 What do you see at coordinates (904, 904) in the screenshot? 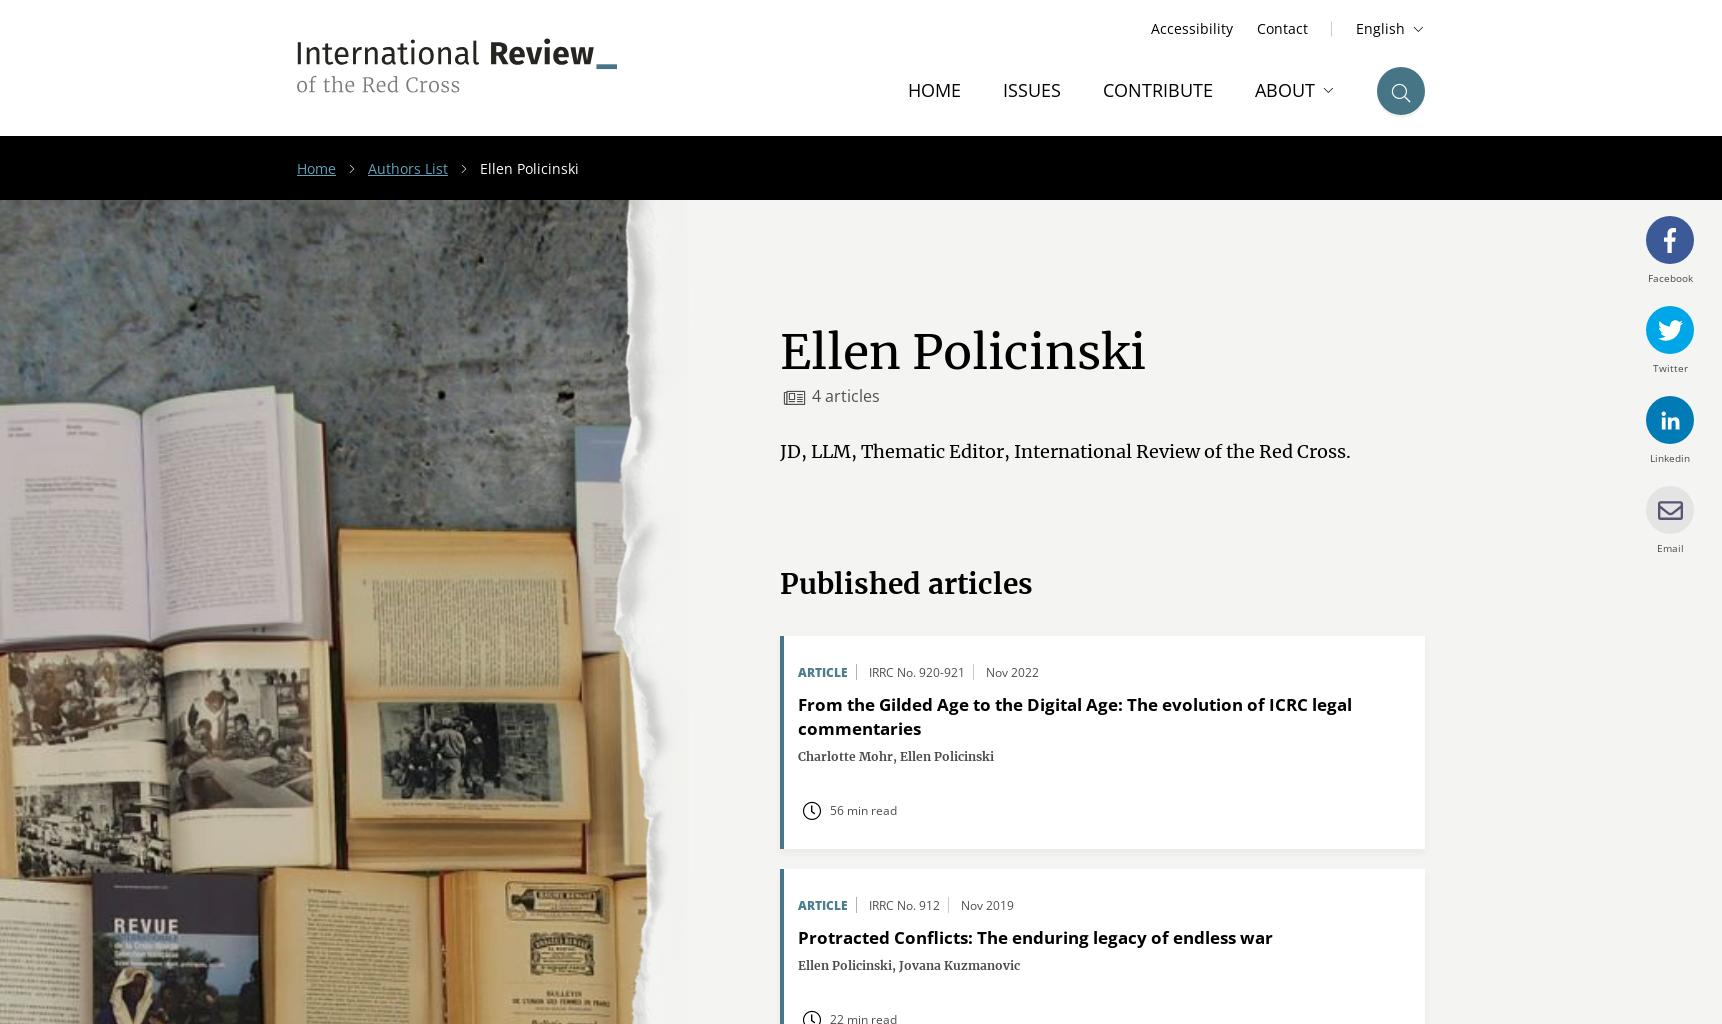
I see `'IRRC No. 912'` at bounding box center [904, 904].